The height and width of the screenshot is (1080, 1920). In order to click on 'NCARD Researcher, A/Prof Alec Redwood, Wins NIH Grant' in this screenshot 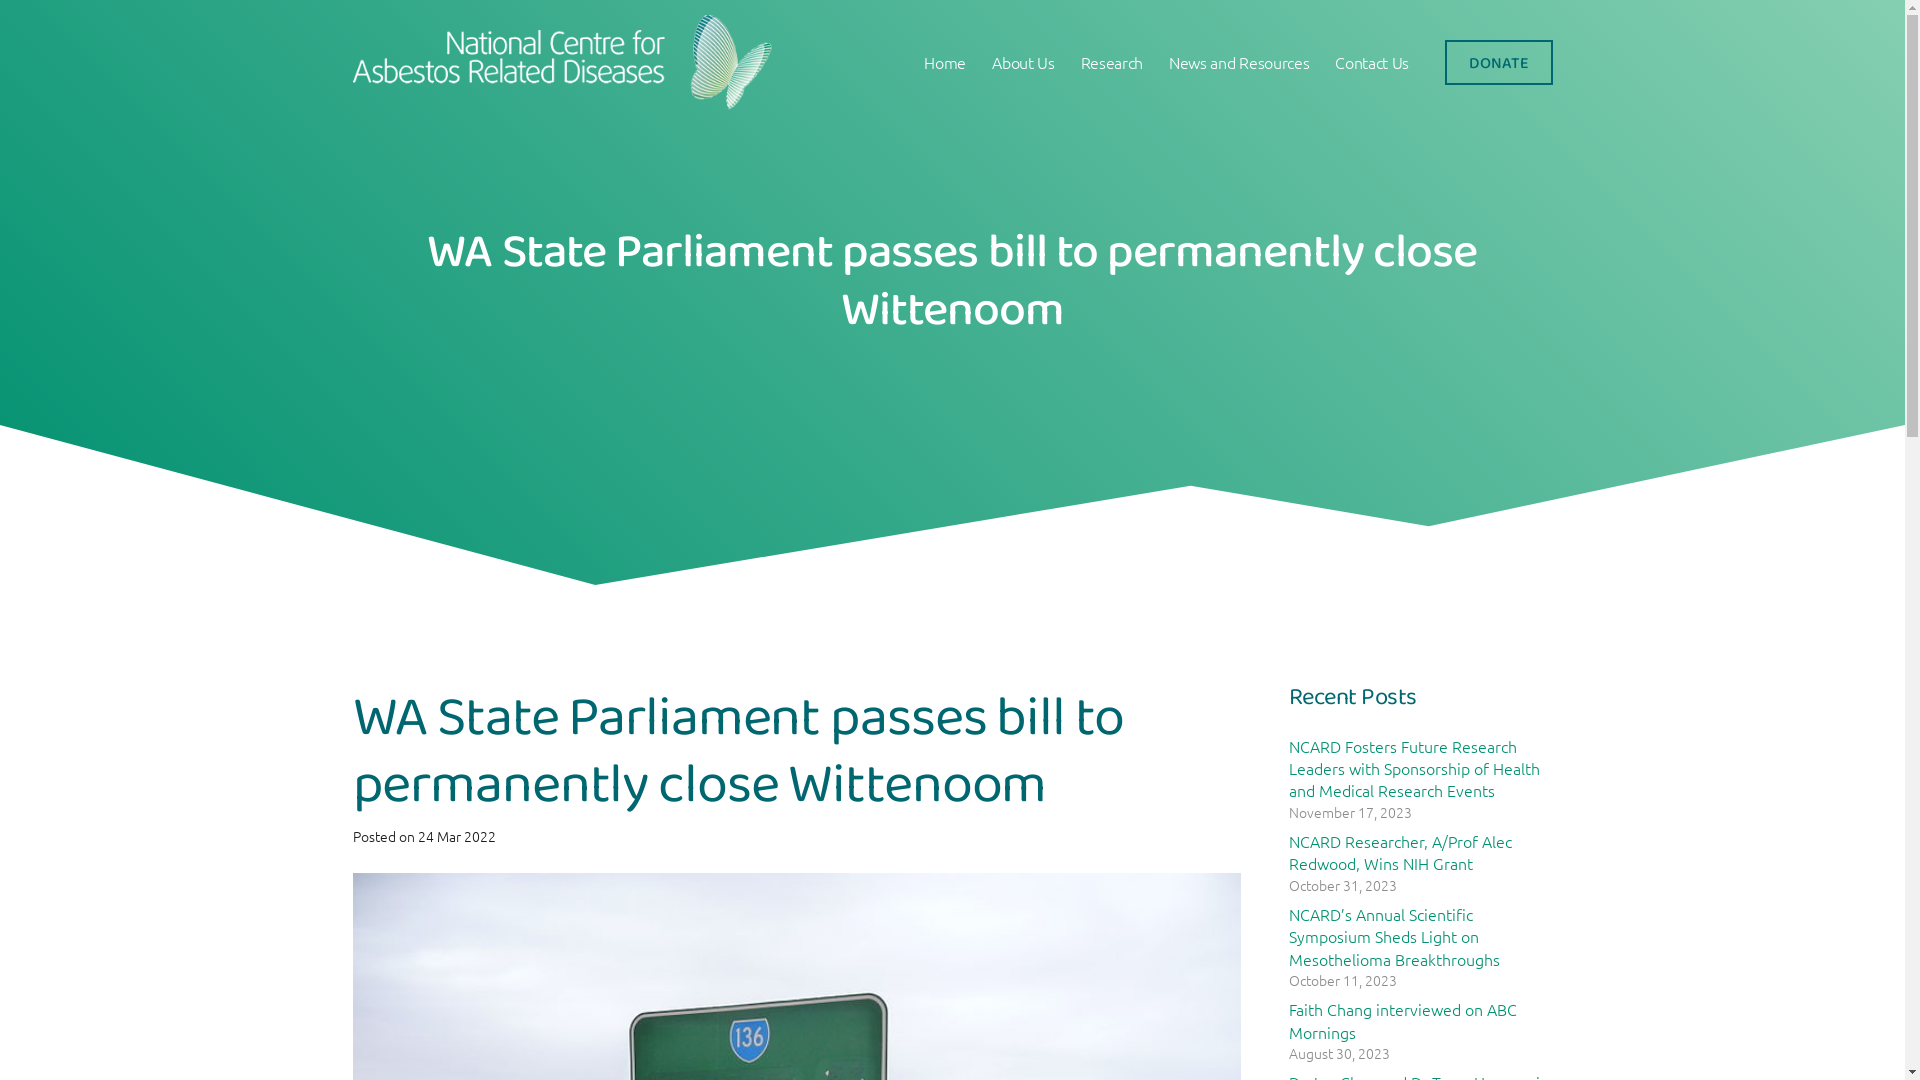, I will do `click(1398, 852)`.